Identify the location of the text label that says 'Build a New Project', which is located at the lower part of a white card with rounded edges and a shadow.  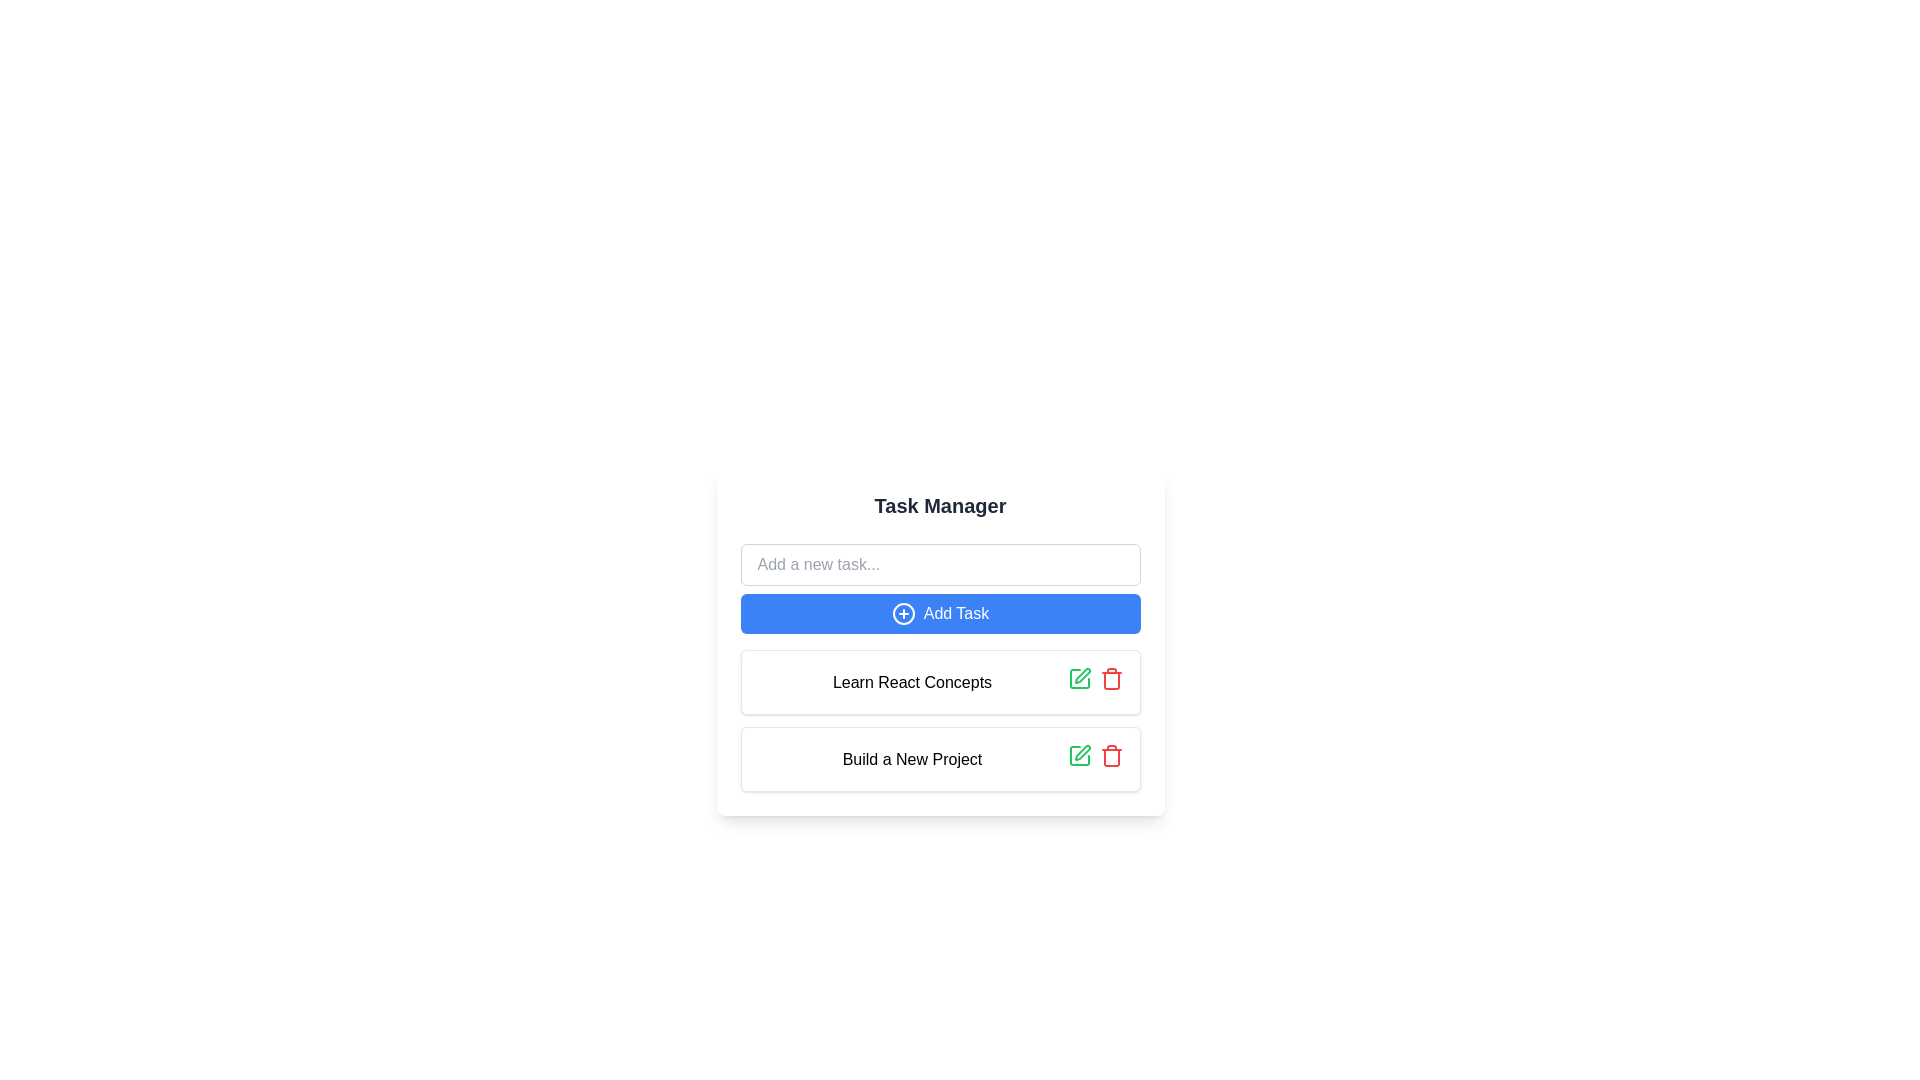
(911, 759).